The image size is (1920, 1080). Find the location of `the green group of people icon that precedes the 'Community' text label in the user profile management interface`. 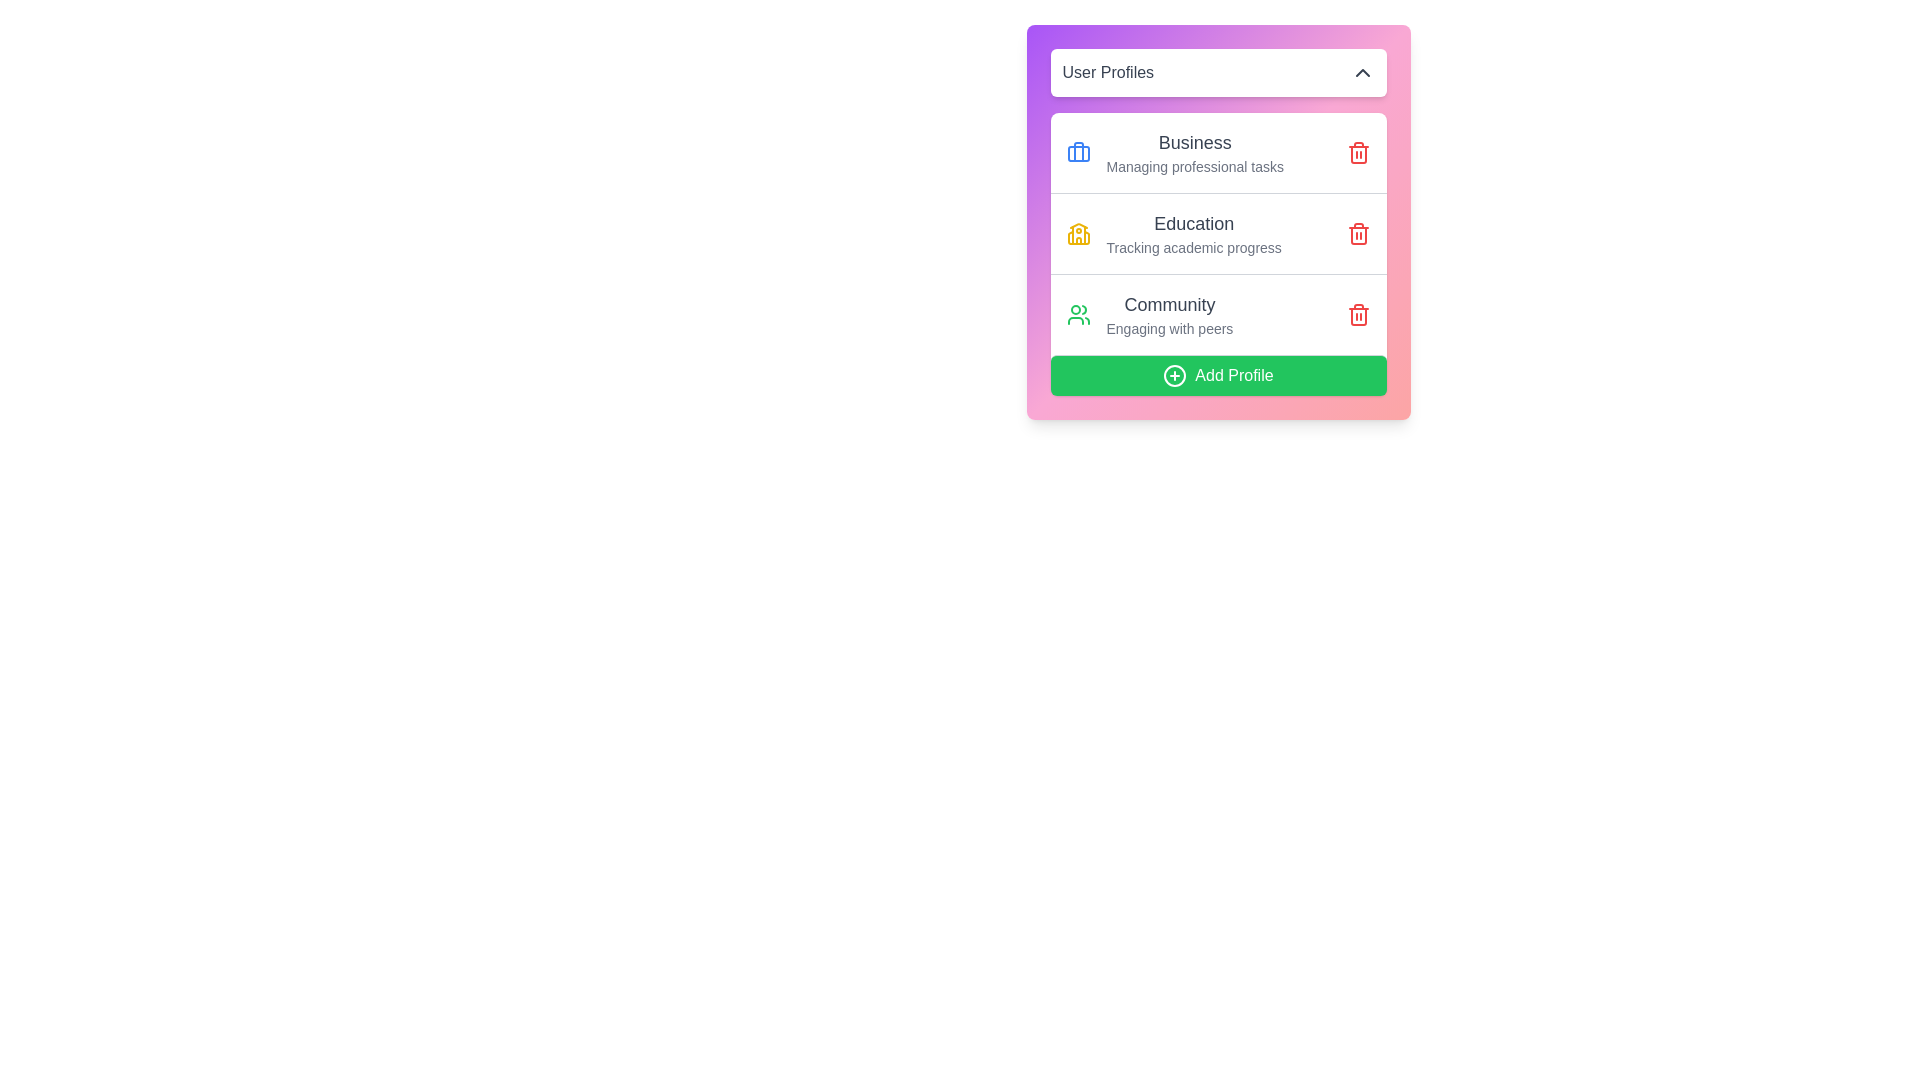

the green group of people icon that precedes the 'Community' text label in the user profile management interface is located at coordinates (1077, 315).